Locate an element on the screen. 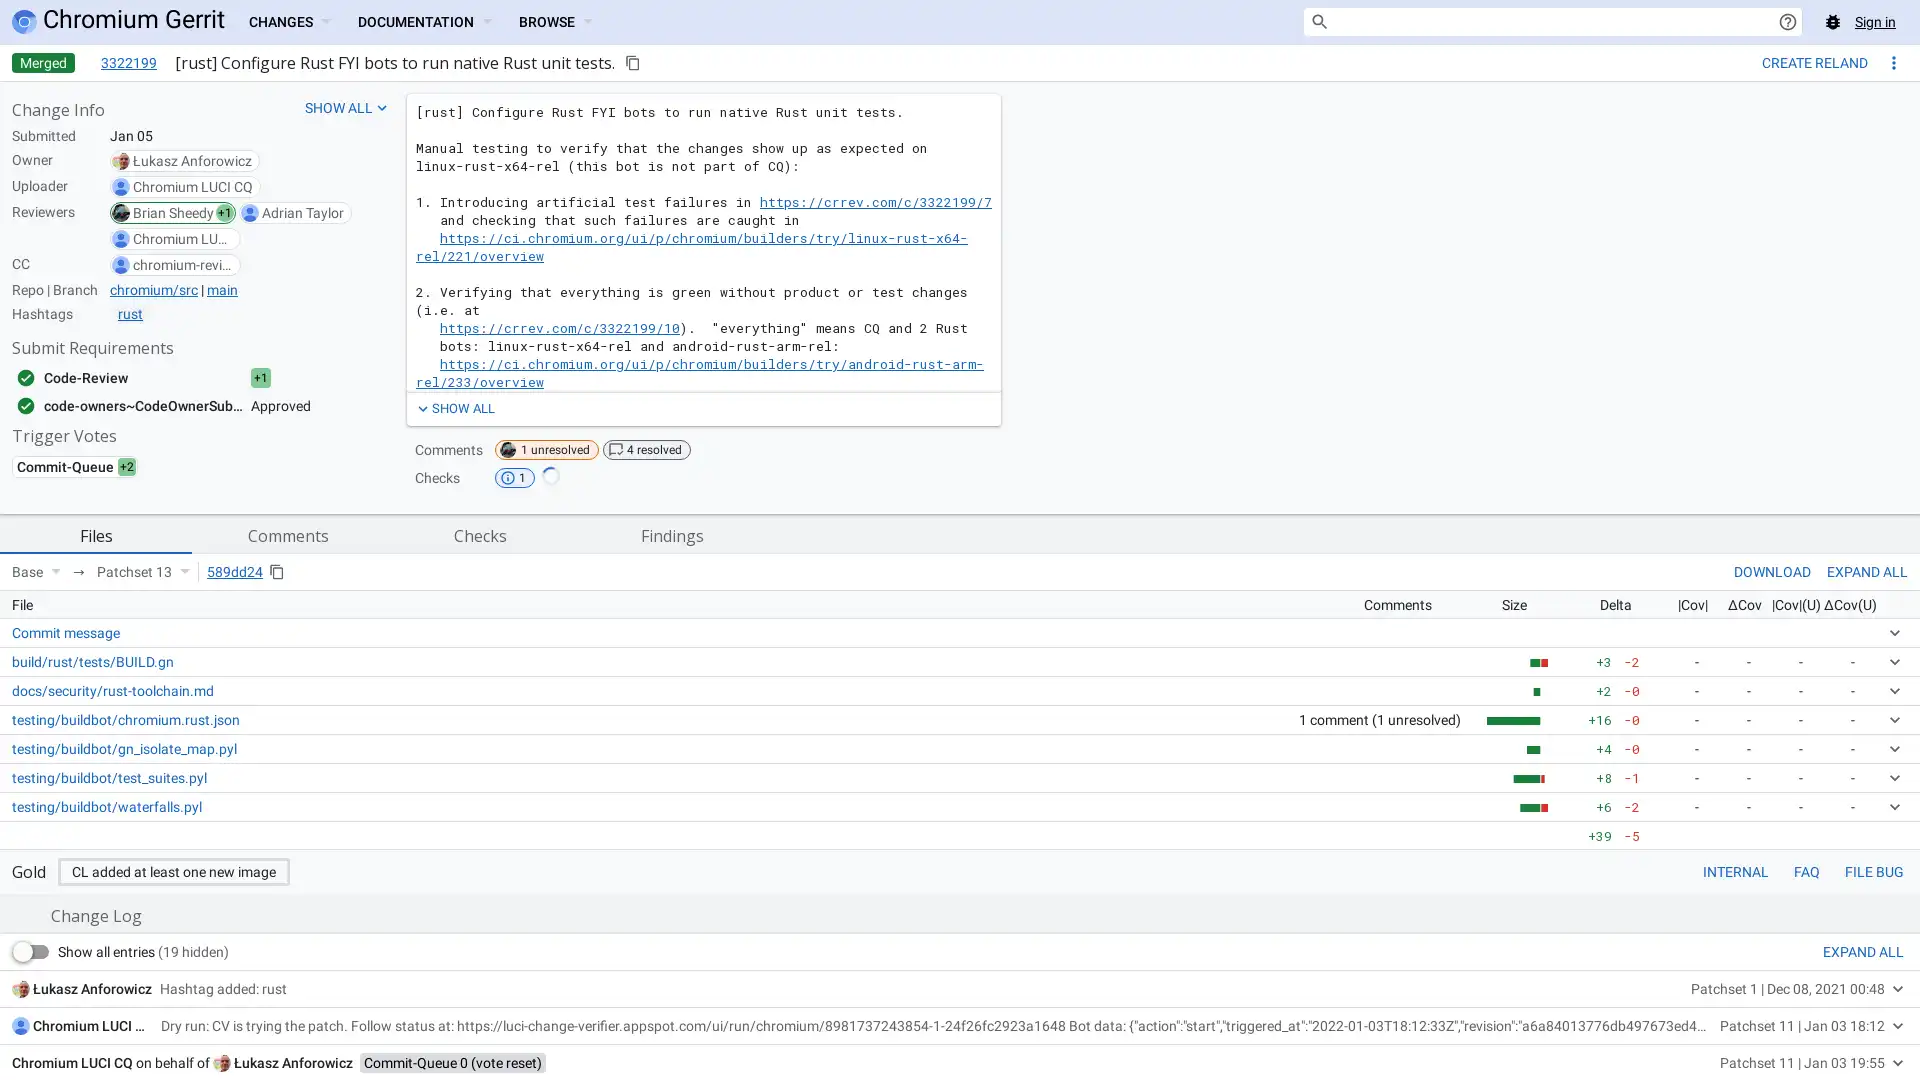  FAQ is located at coordinates (1806, 870).